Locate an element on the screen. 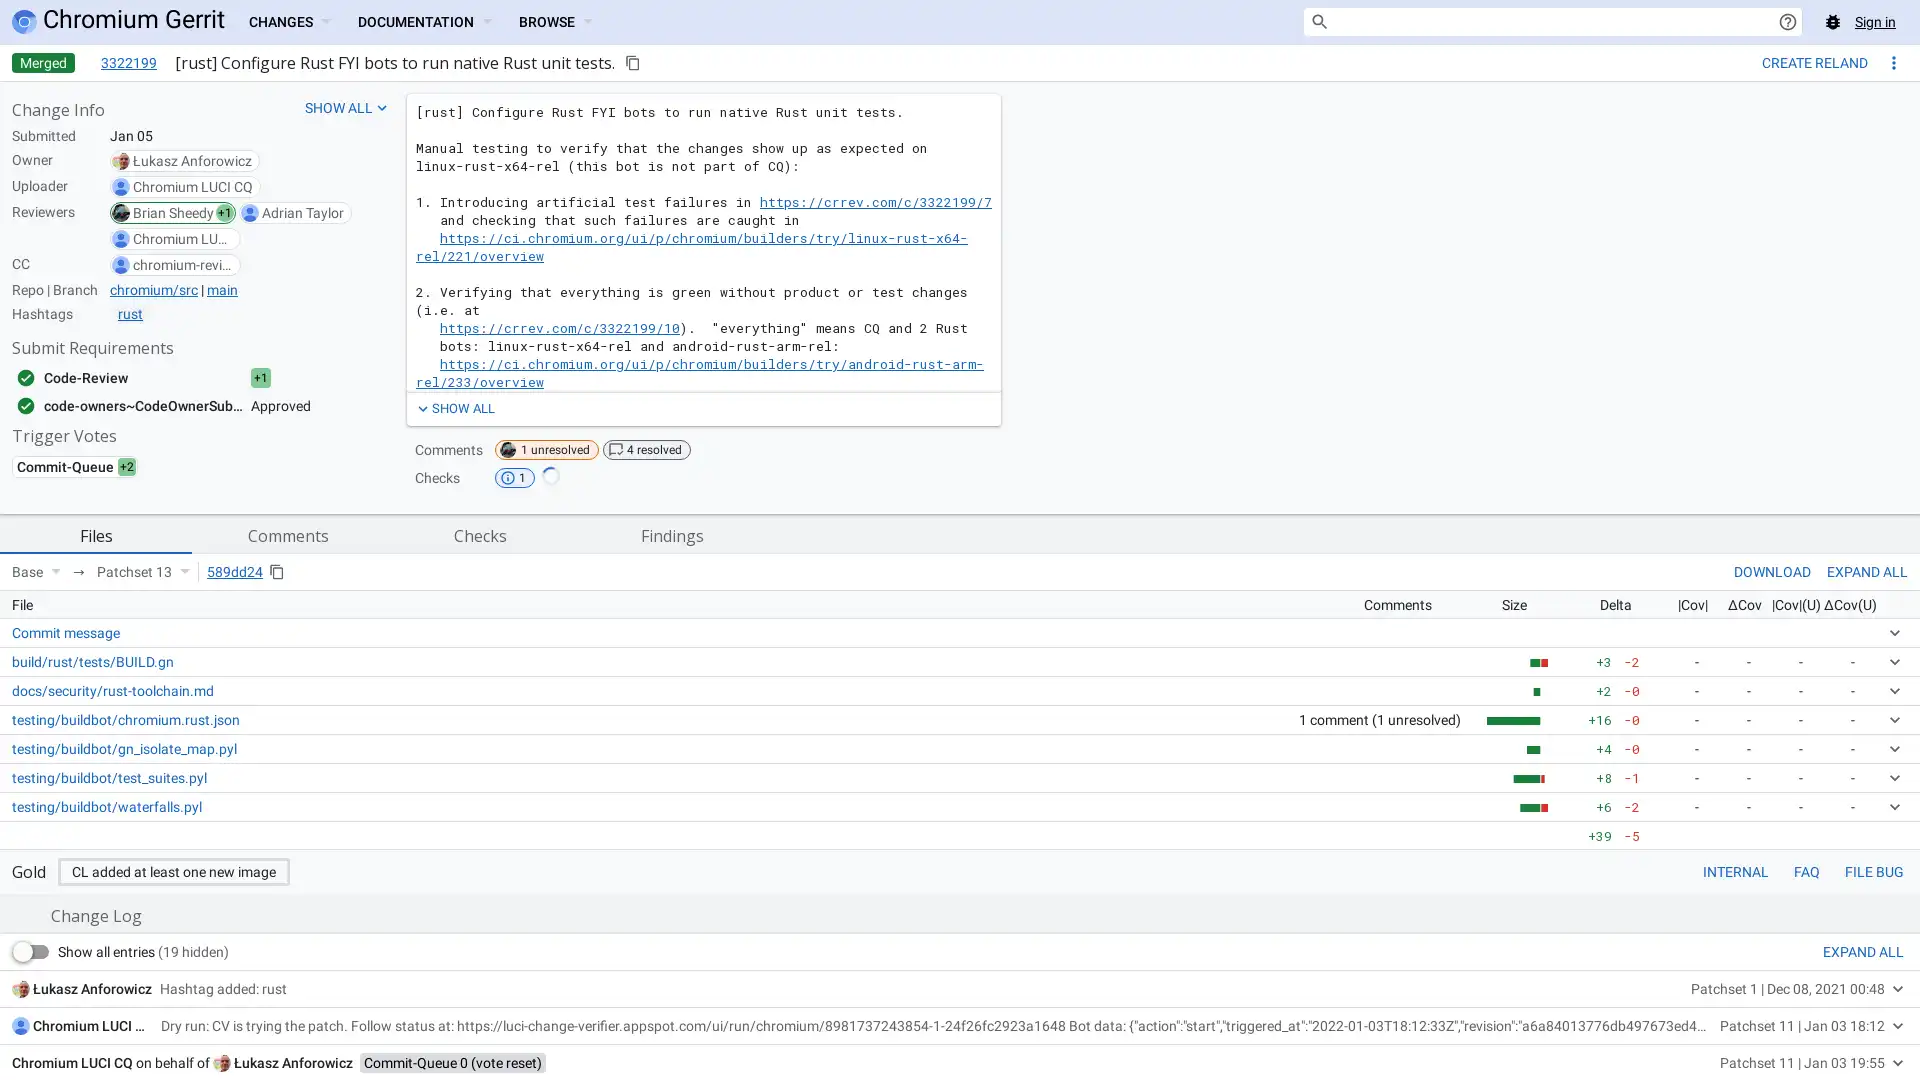  FAQ is located at coordinates (1806, 870).